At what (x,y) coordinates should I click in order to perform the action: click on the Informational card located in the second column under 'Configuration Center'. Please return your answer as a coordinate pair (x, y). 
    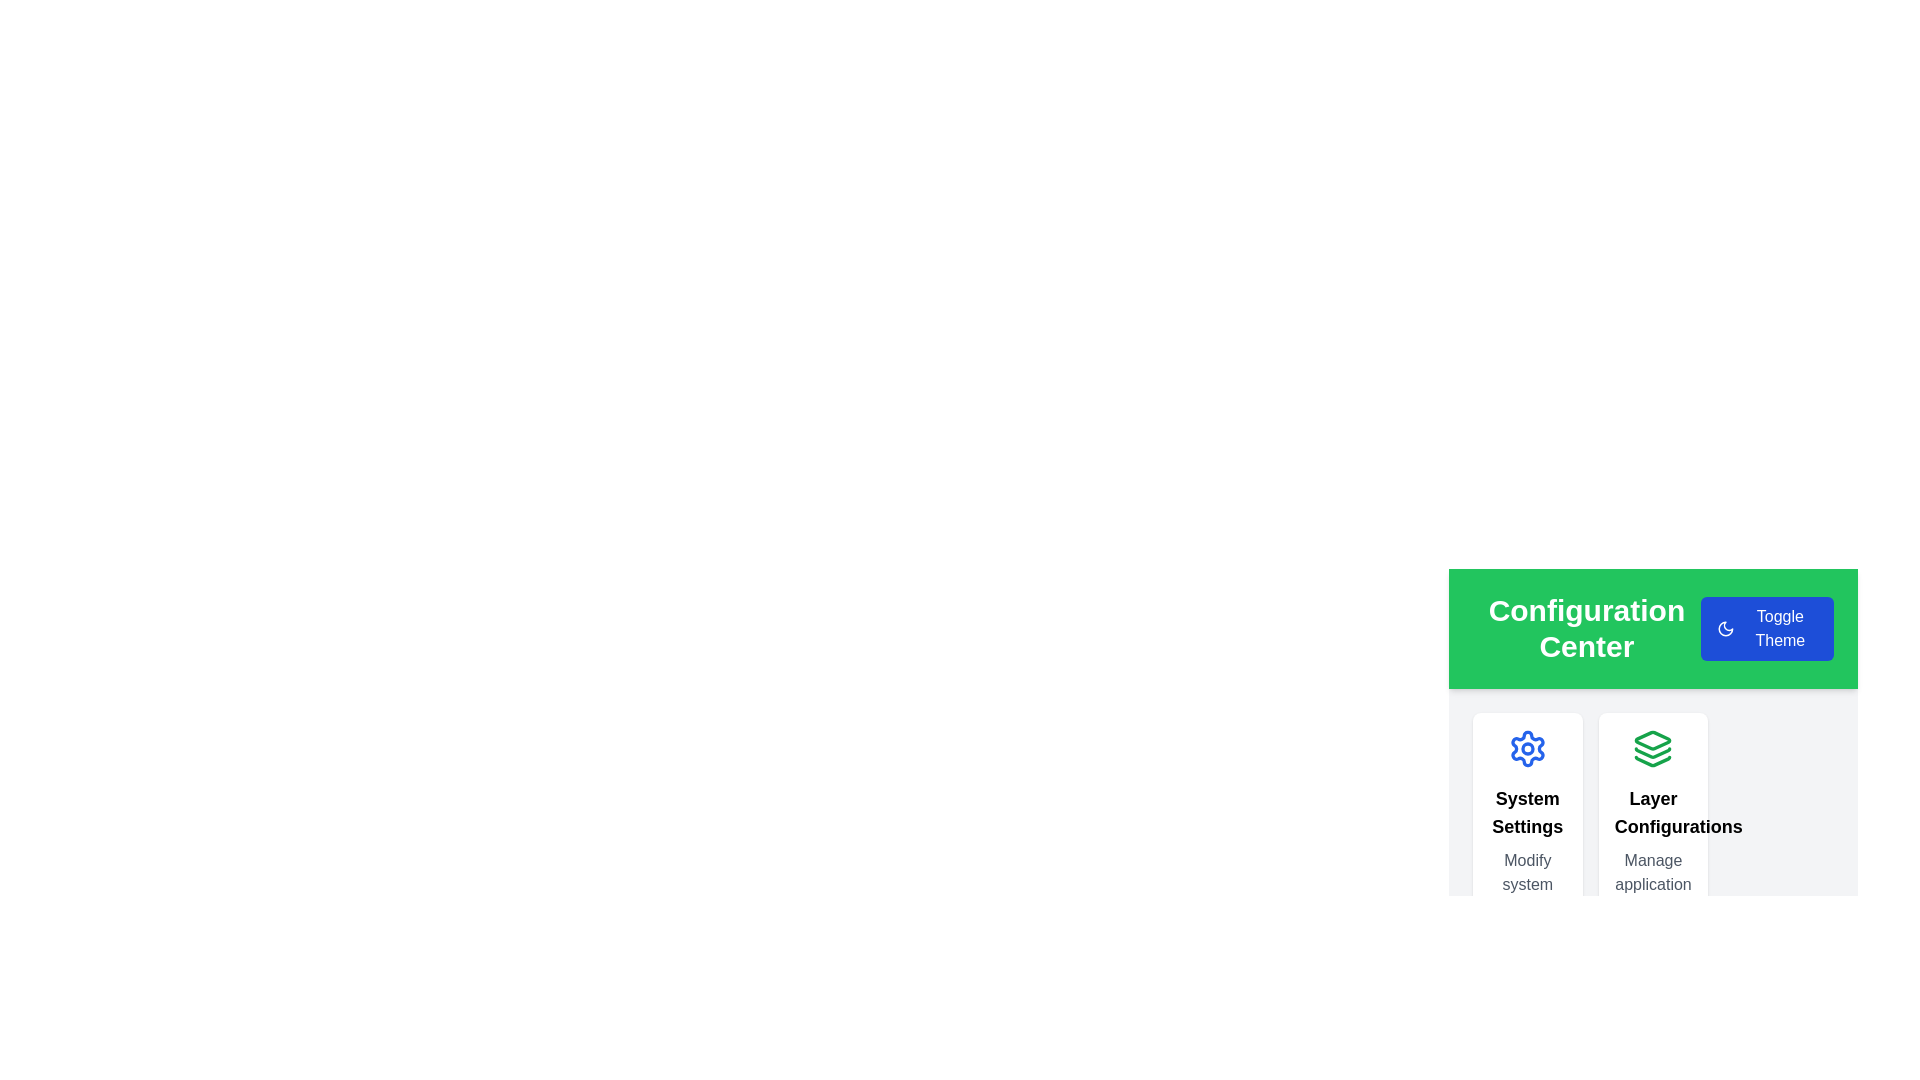
    Looking at the image, I should click on (1653, 848).